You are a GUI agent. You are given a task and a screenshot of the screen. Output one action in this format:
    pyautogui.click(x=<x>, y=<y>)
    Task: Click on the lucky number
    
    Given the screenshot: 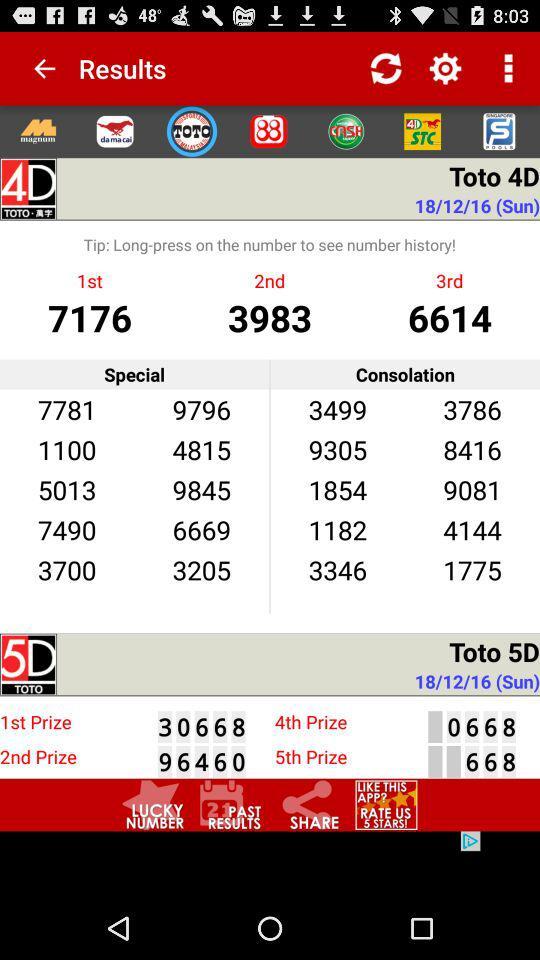 What is the action you would take?
    pyautogui.click(x=152, y=805)
    